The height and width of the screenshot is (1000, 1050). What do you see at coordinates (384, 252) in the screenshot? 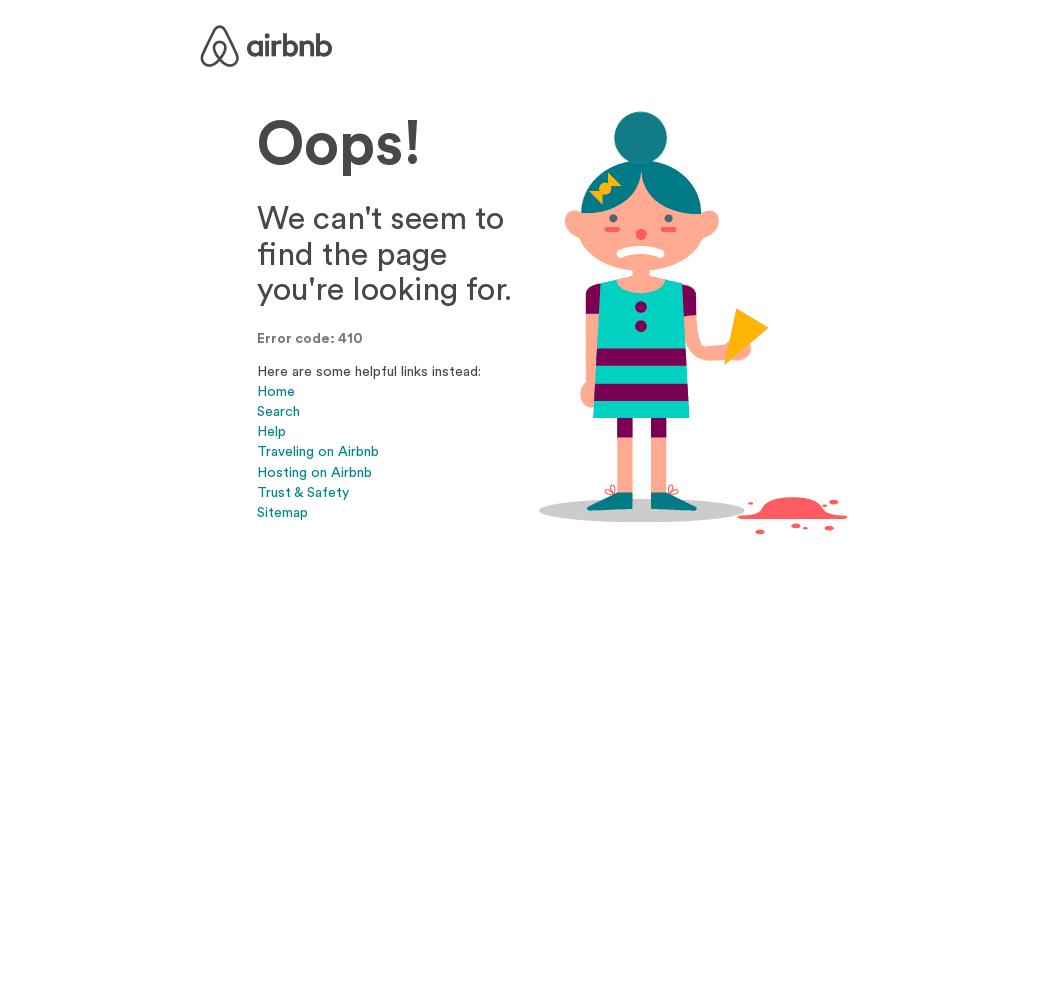
I see `'We can't seem to find the page you're looking for.'` at bounding box center [384, 252].